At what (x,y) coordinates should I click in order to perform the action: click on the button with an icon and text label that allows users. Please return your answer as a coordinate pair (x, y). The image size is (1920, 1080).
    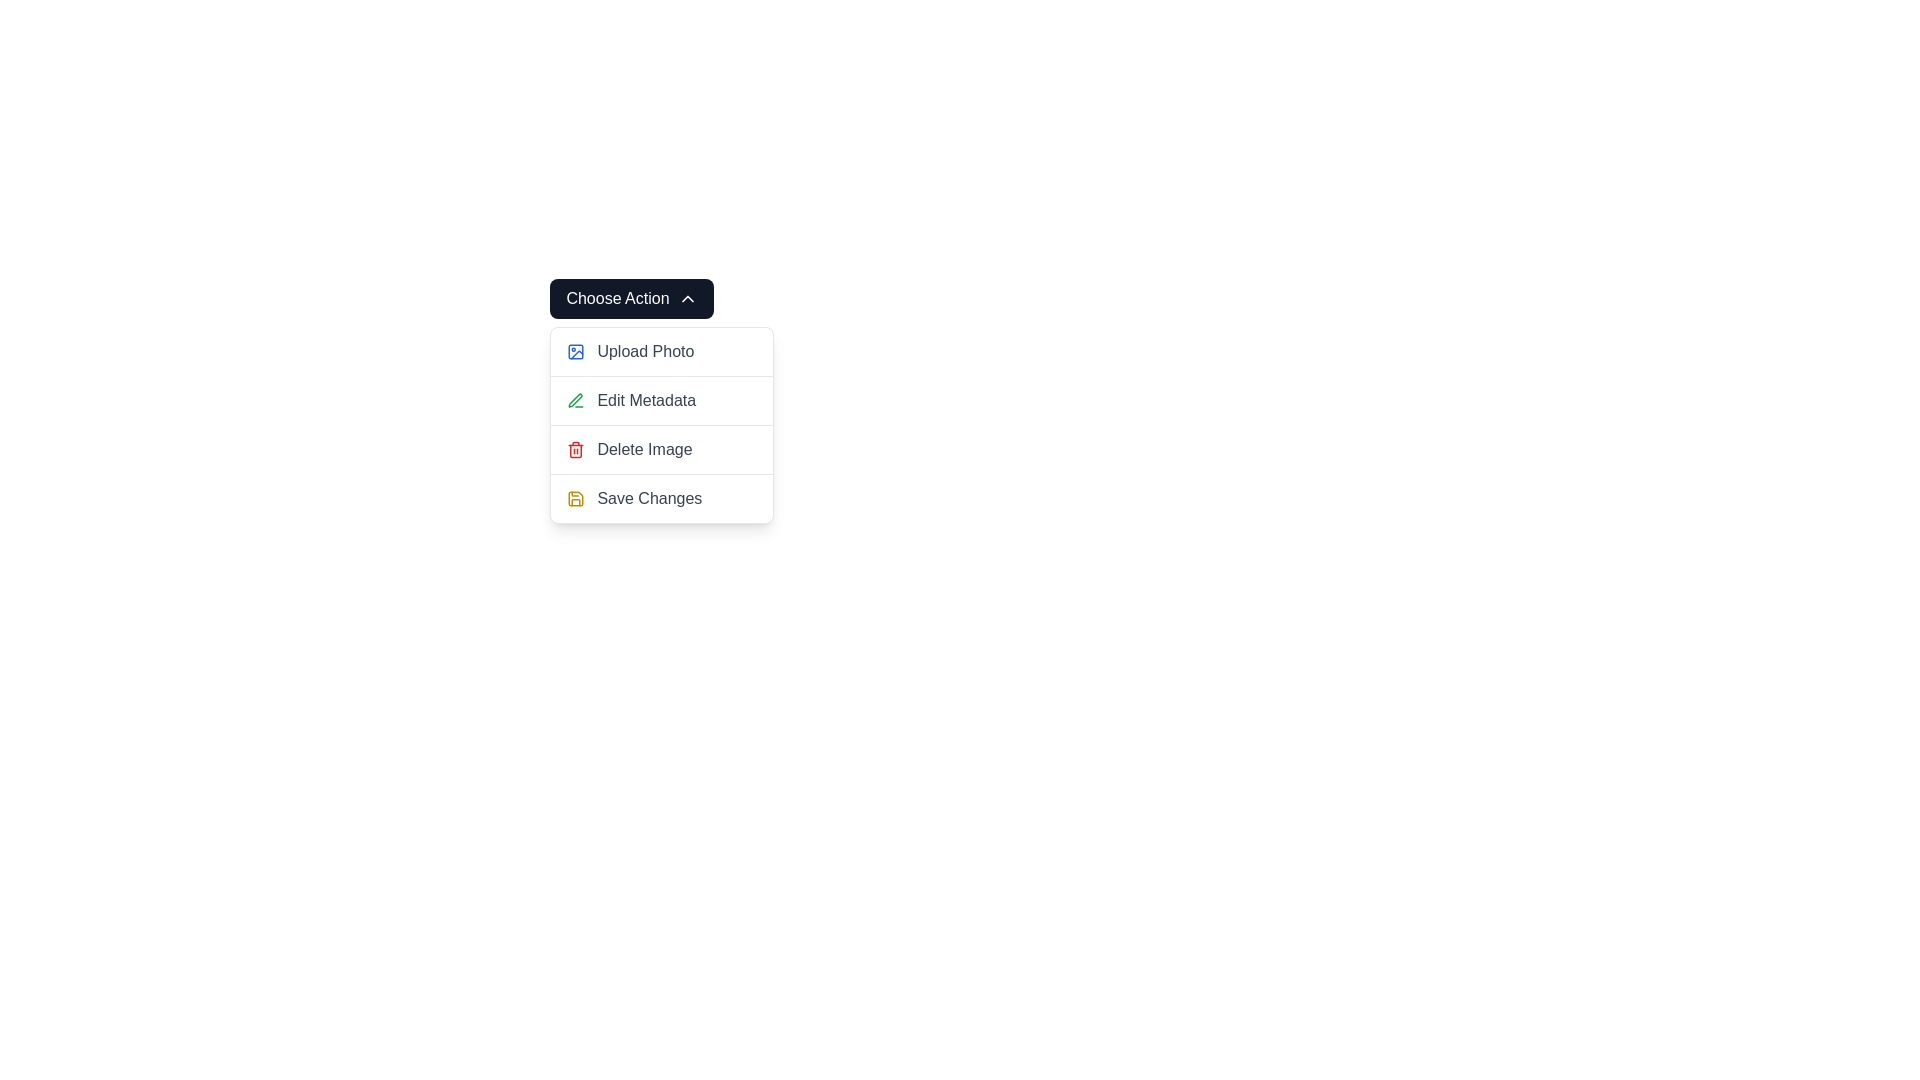
    Looking at the image, I should click on (662, 401).